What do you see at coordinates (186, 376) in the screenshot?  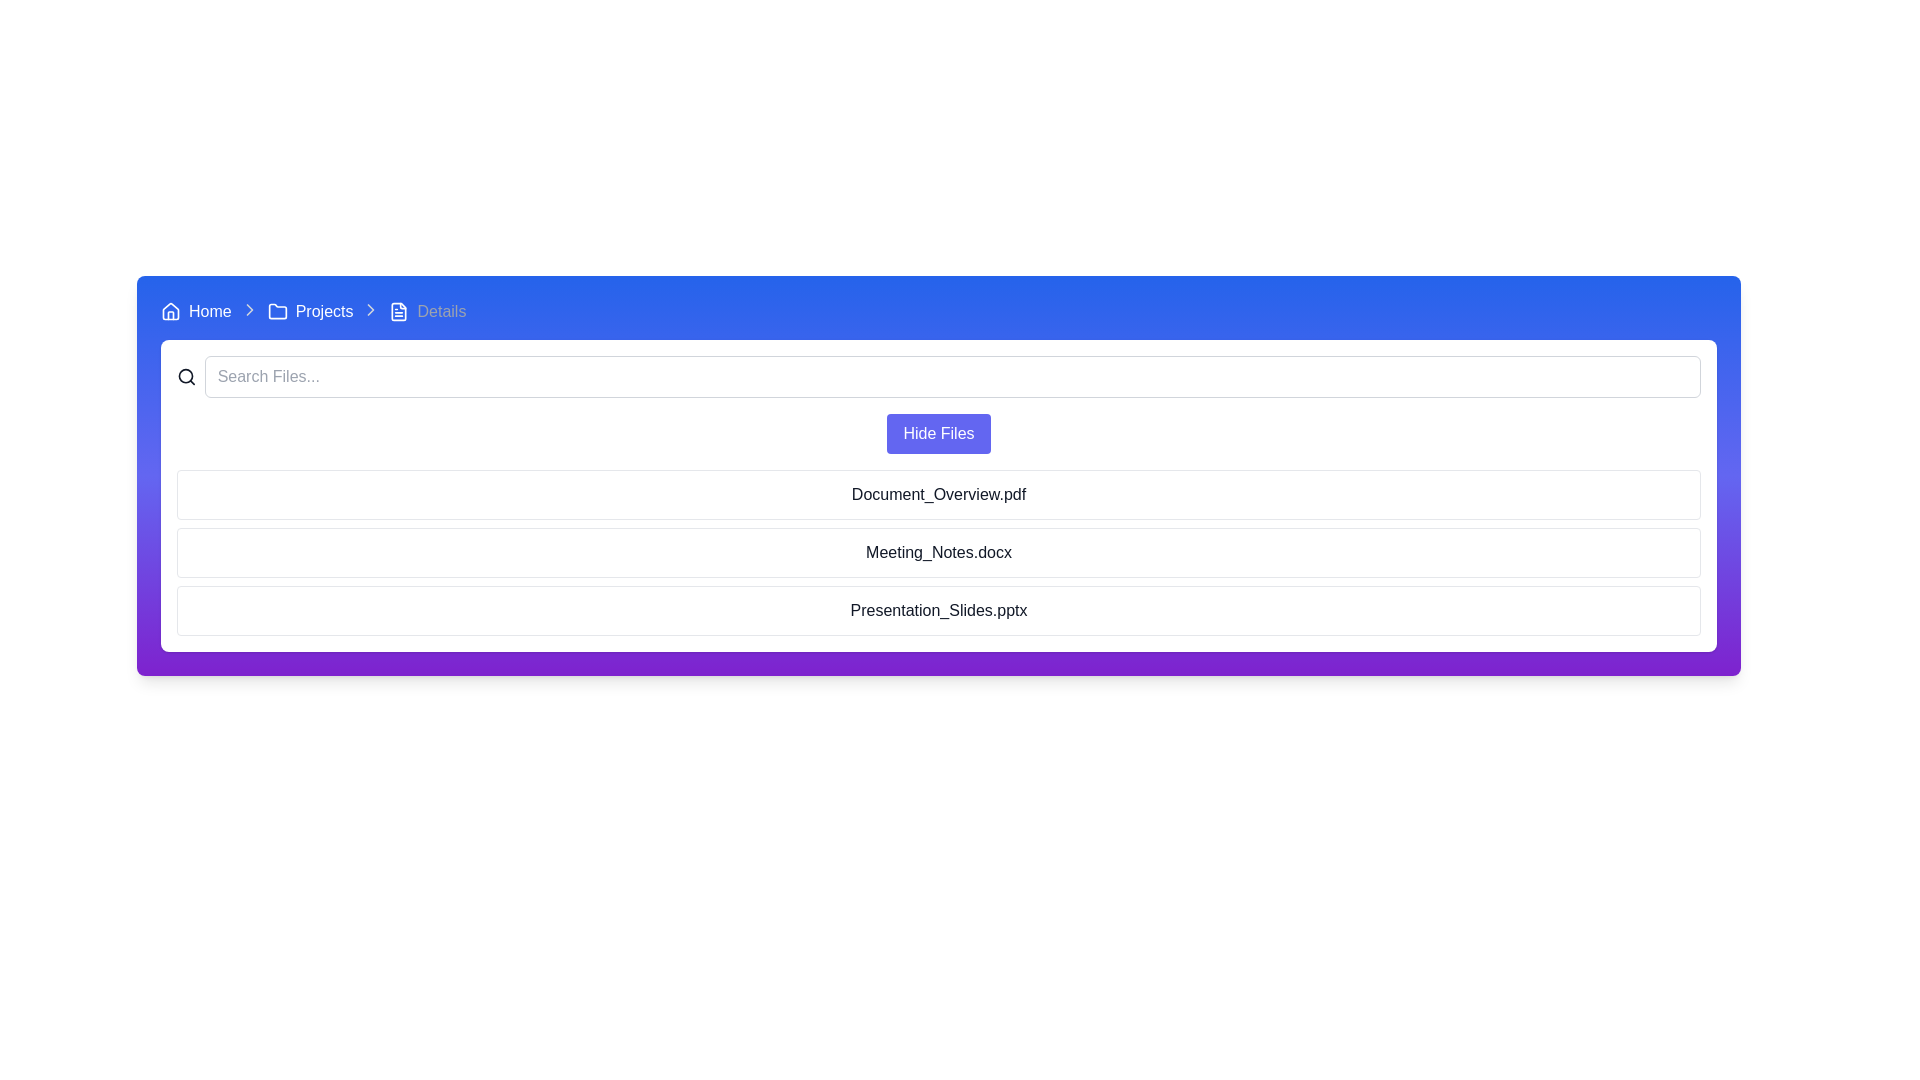 I see `the SVG Circle element that represents the lens of the search icon located on the top-left side of the interface` at bounding box center [186, 376].